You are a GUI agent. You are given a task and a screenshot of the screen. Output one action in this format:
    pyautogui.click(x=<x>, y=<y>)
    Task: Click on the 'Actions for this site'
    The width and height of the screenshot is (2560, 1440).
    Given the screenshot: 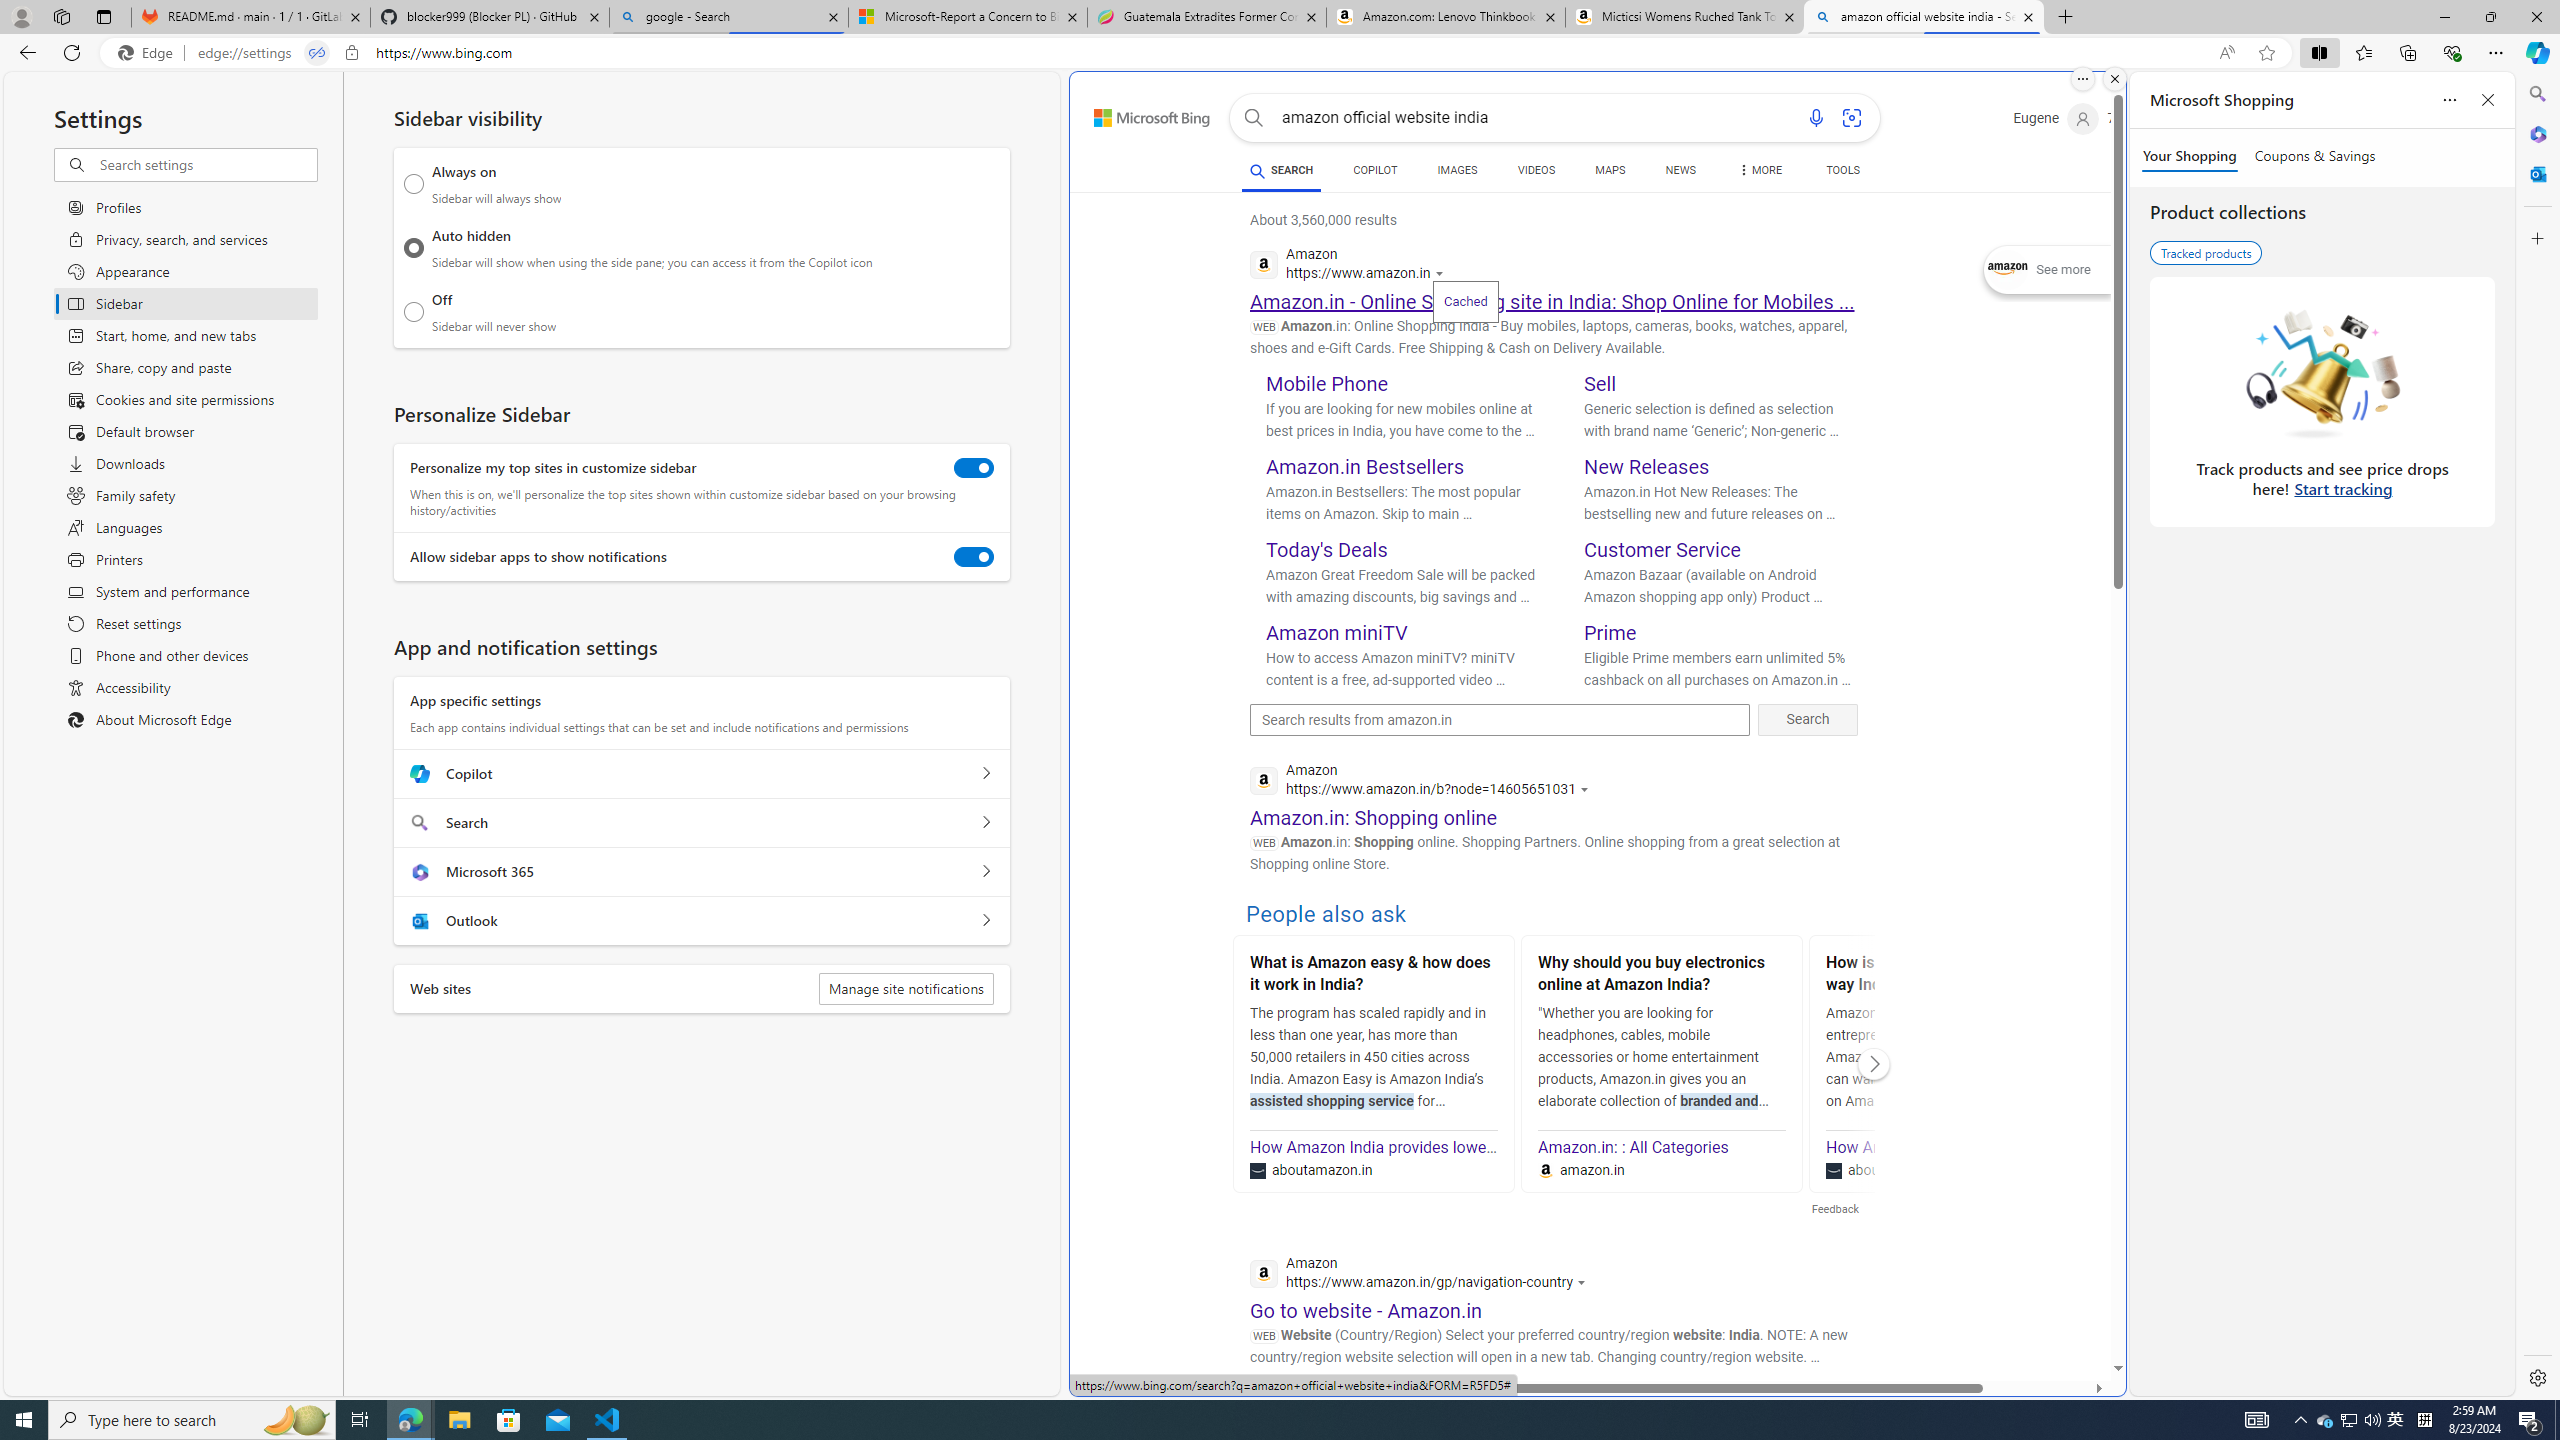 What is the action you would take?
    pyautogui.click(x=1583, y=1282)
    